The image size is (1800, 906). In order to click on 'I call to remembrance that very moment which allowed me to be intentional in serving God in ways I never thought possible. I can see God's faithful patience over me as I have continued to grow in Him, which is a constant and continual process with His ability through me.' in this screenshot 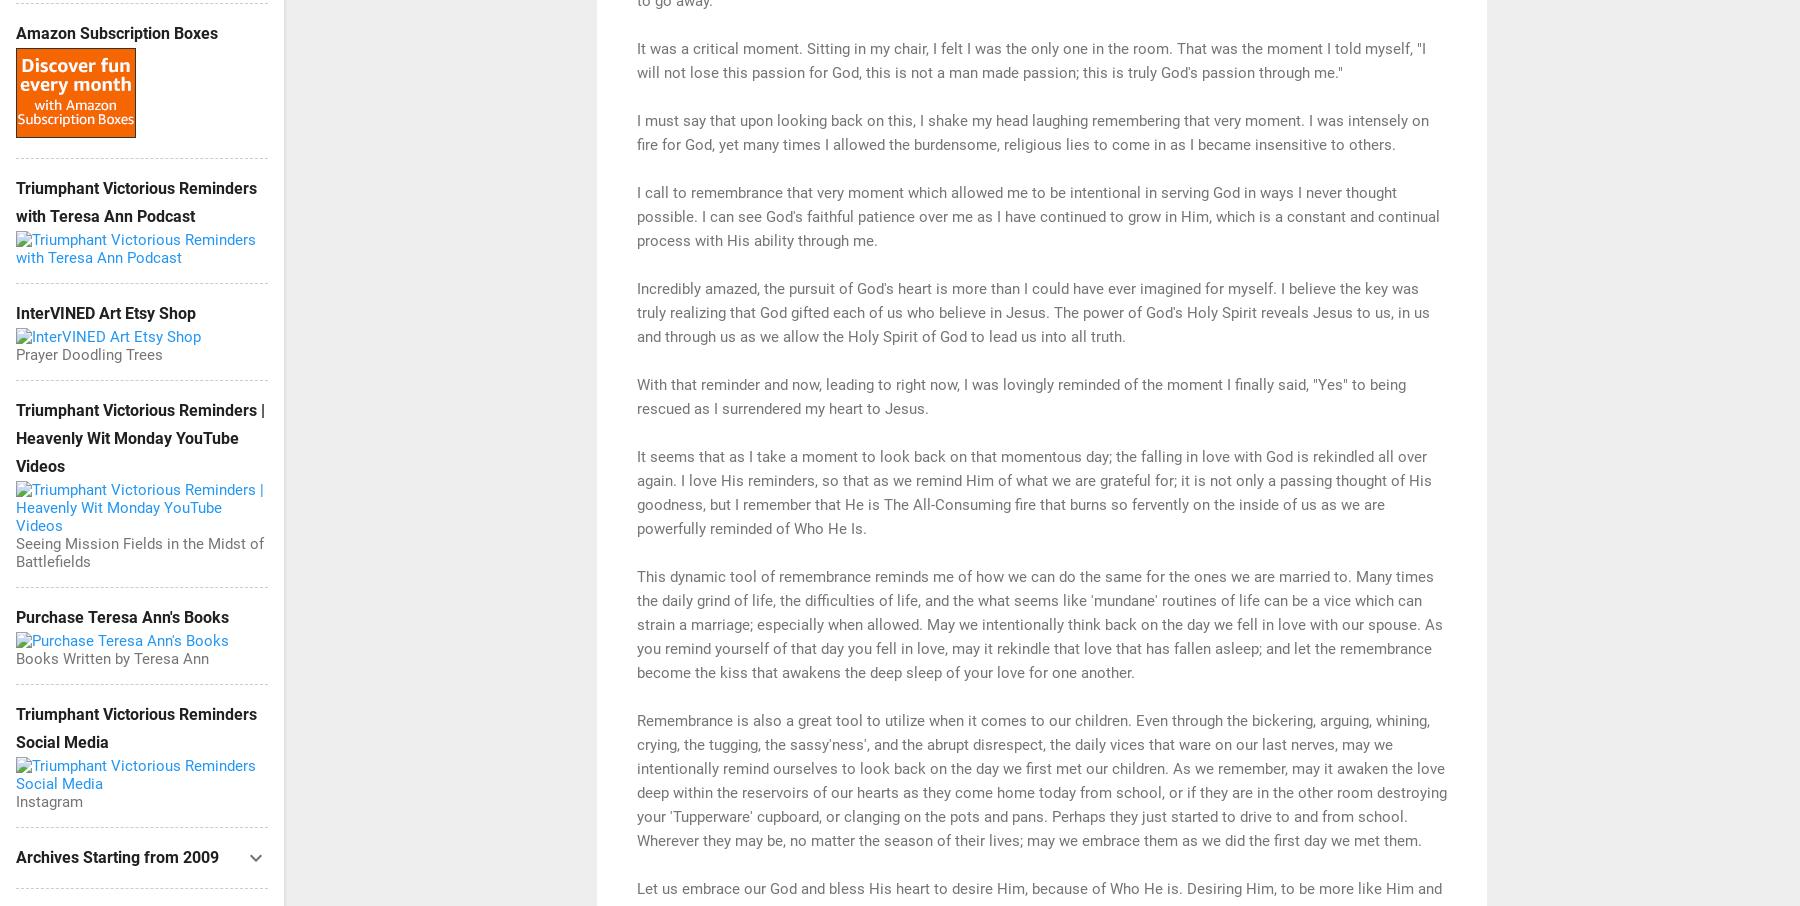, I will do `click(1038, 214)`.